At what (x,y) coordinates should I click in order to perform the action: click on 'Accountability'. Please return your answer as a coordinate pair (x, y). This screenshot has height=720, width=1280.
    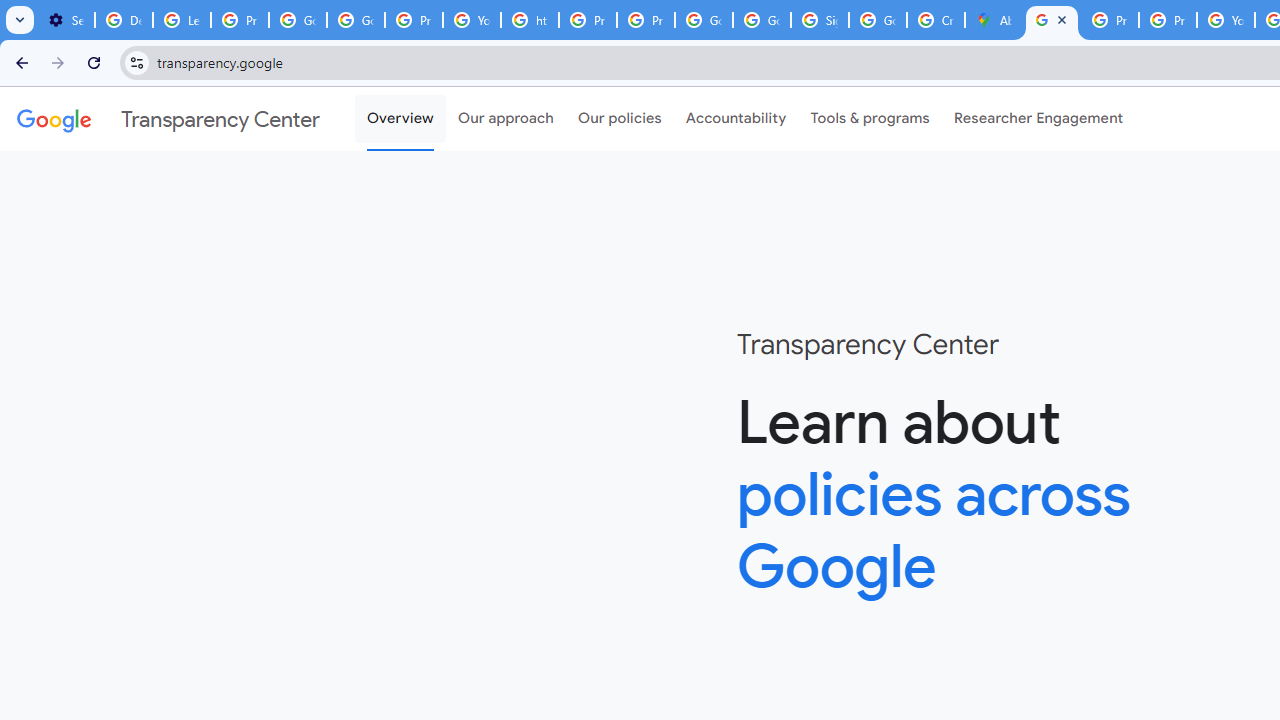
    Looking at the image, I should click on (735, 119).